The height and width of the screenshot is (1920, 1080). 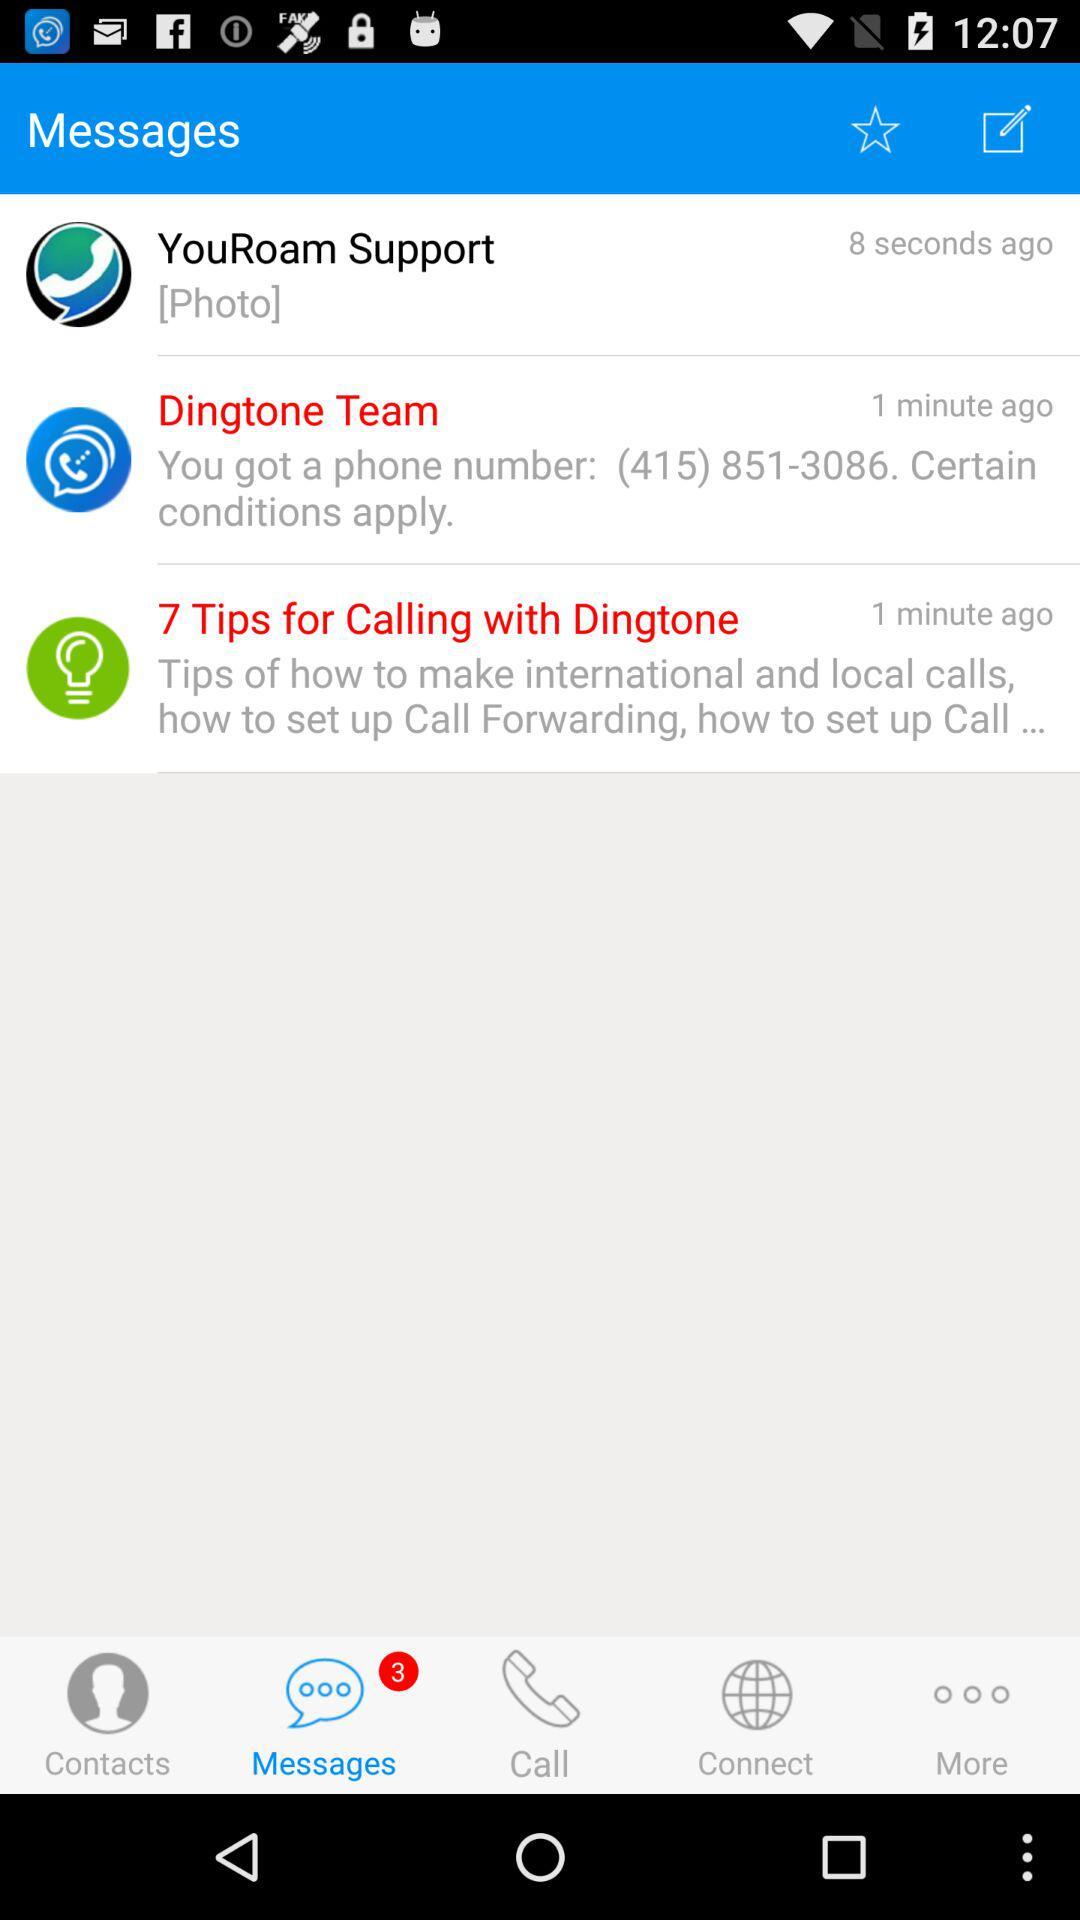 I want to click on the app to the right of youroam support app, so click(x=950, y=240).